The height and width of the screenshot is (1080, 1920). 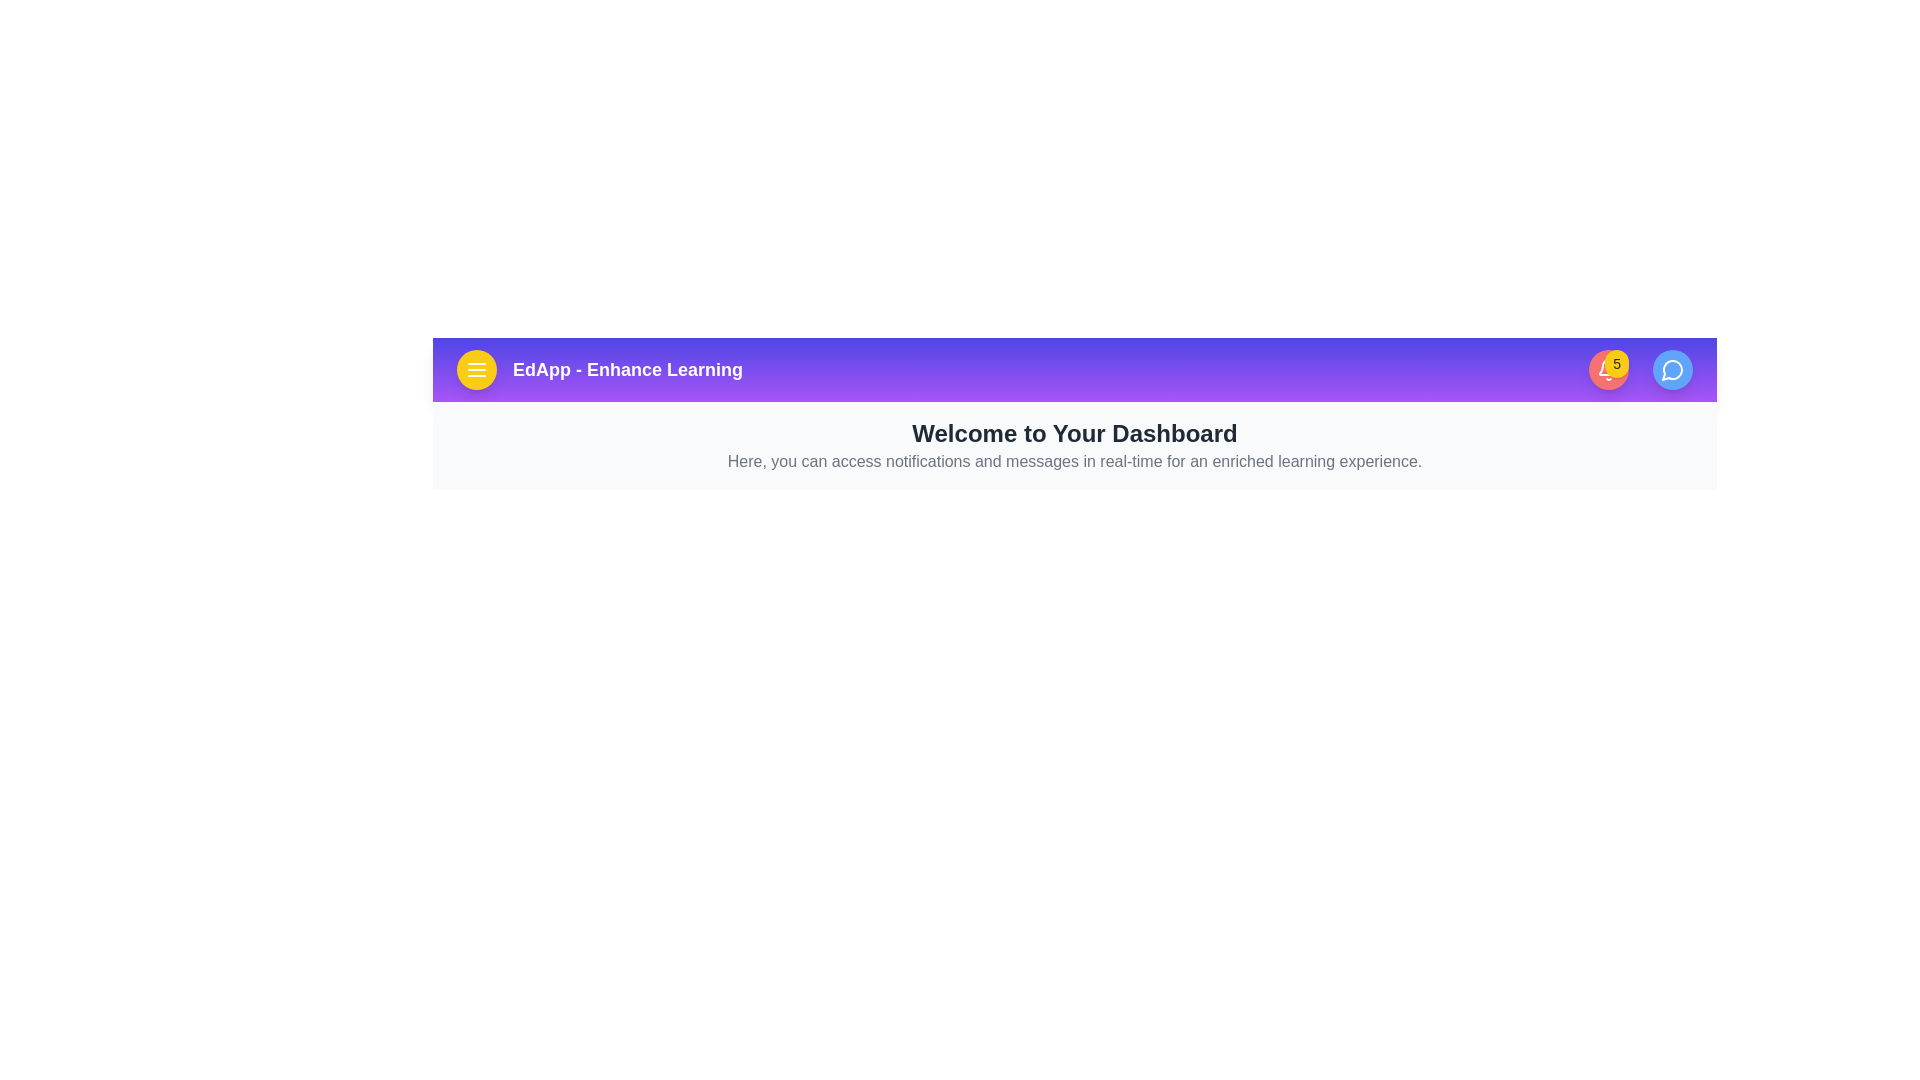 I want to click on the menu icon to open the menu, so click(x=475, y=370).